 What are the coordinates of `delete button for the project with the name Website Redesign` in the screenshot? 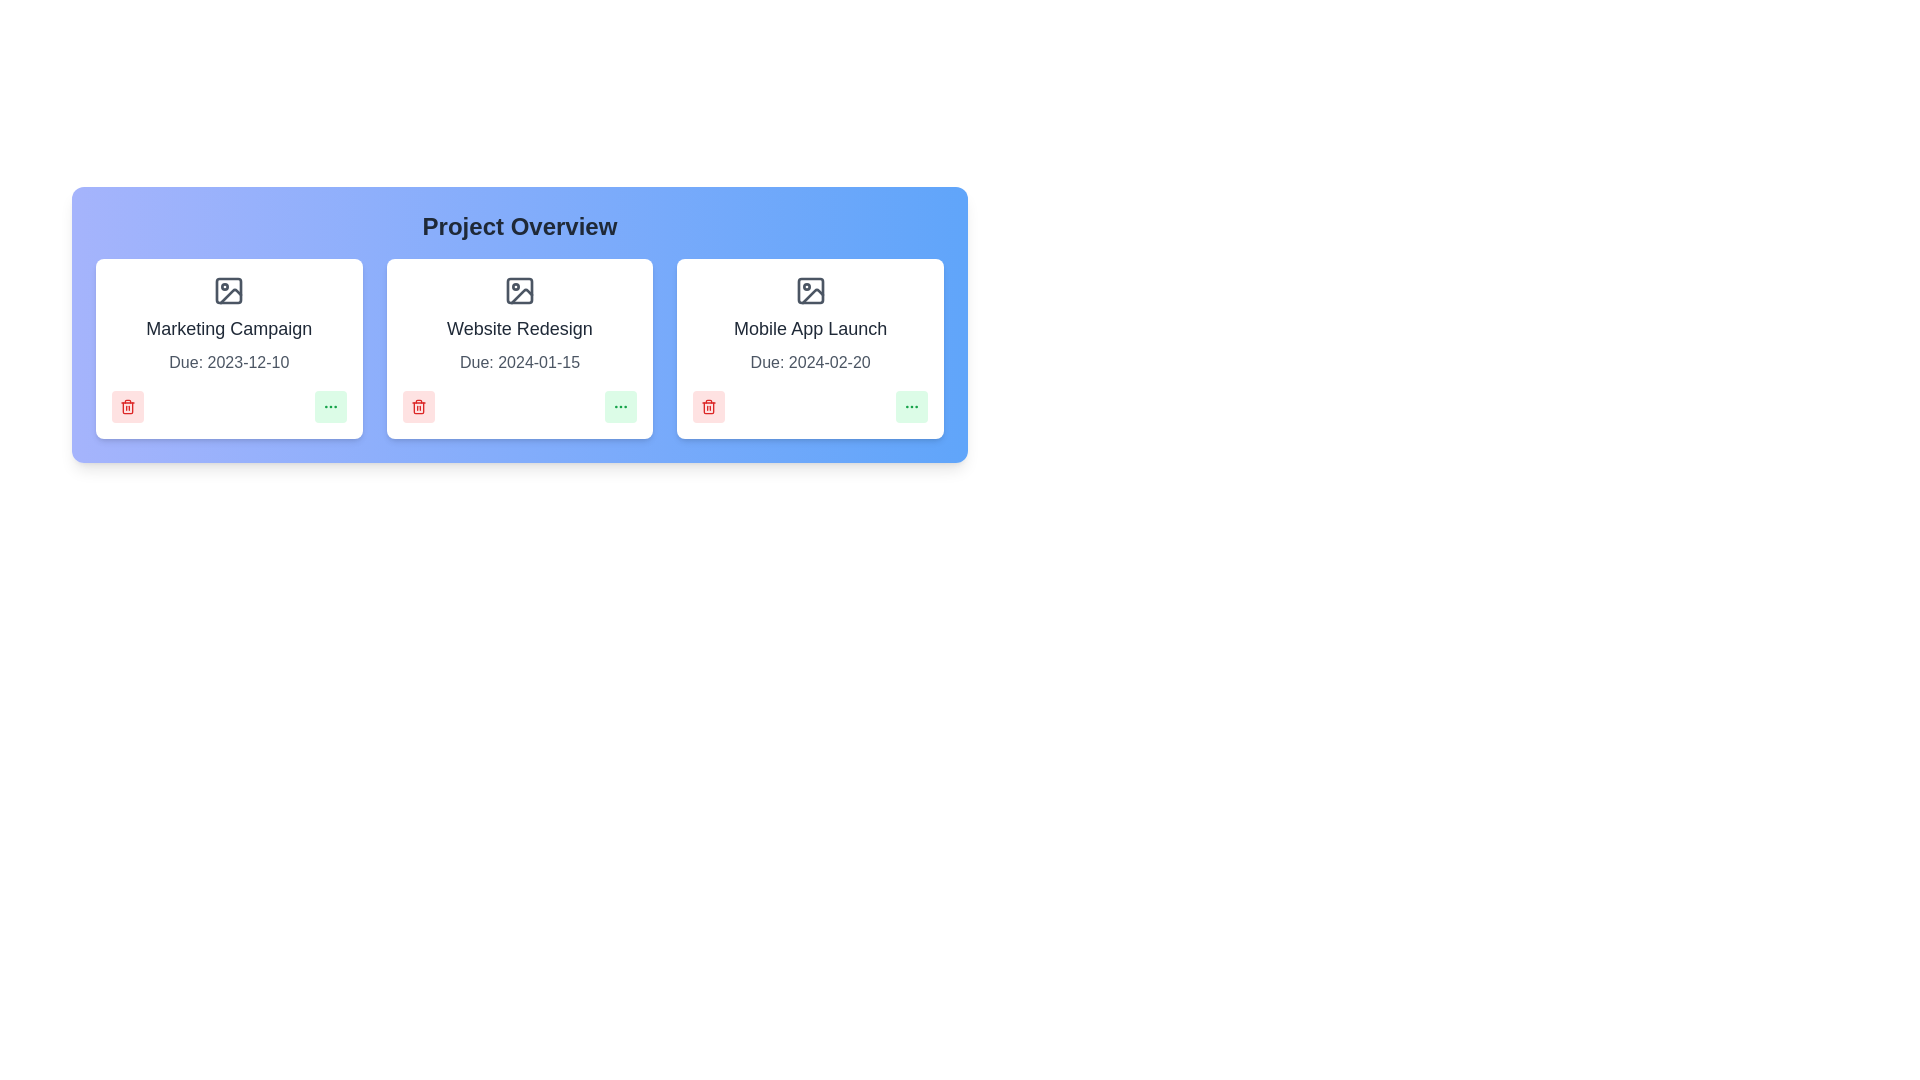 It's located at (416, 406).